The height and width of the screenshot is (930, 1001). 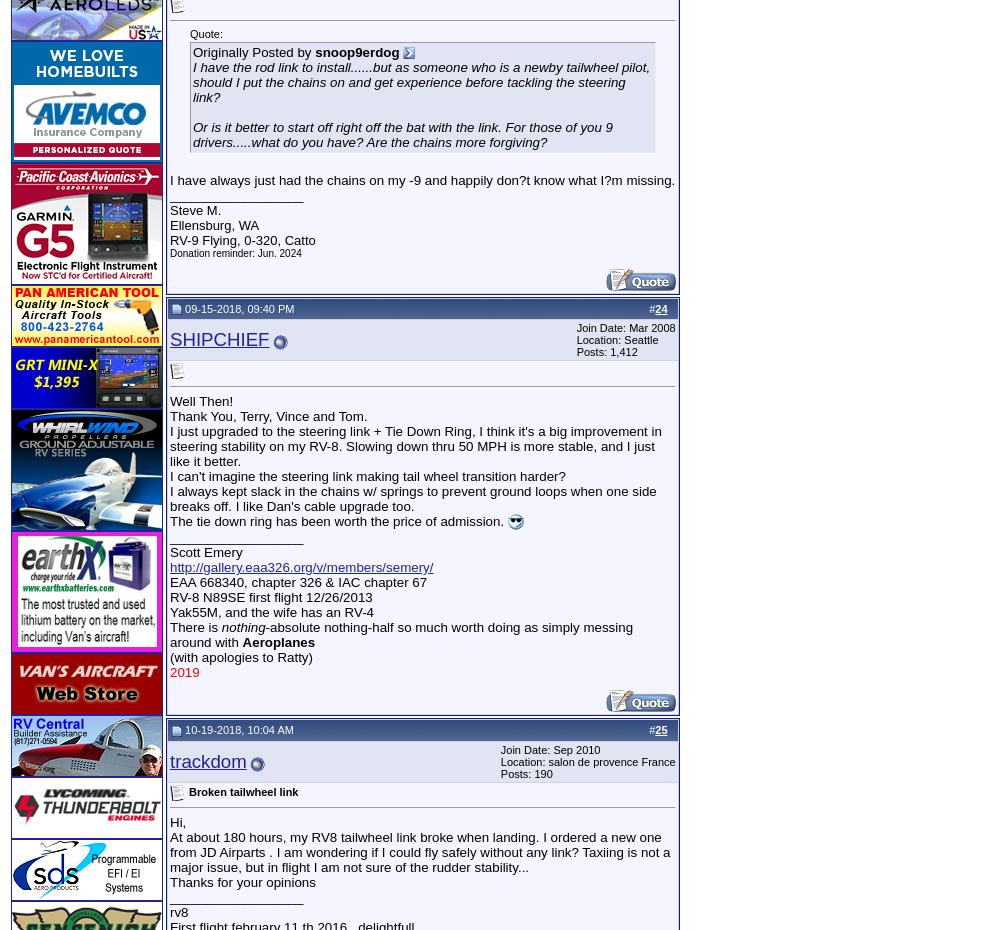 I want to click on '-absolute nothing-half so much worth doing as simply messing around with', so click(x=169, y=634).